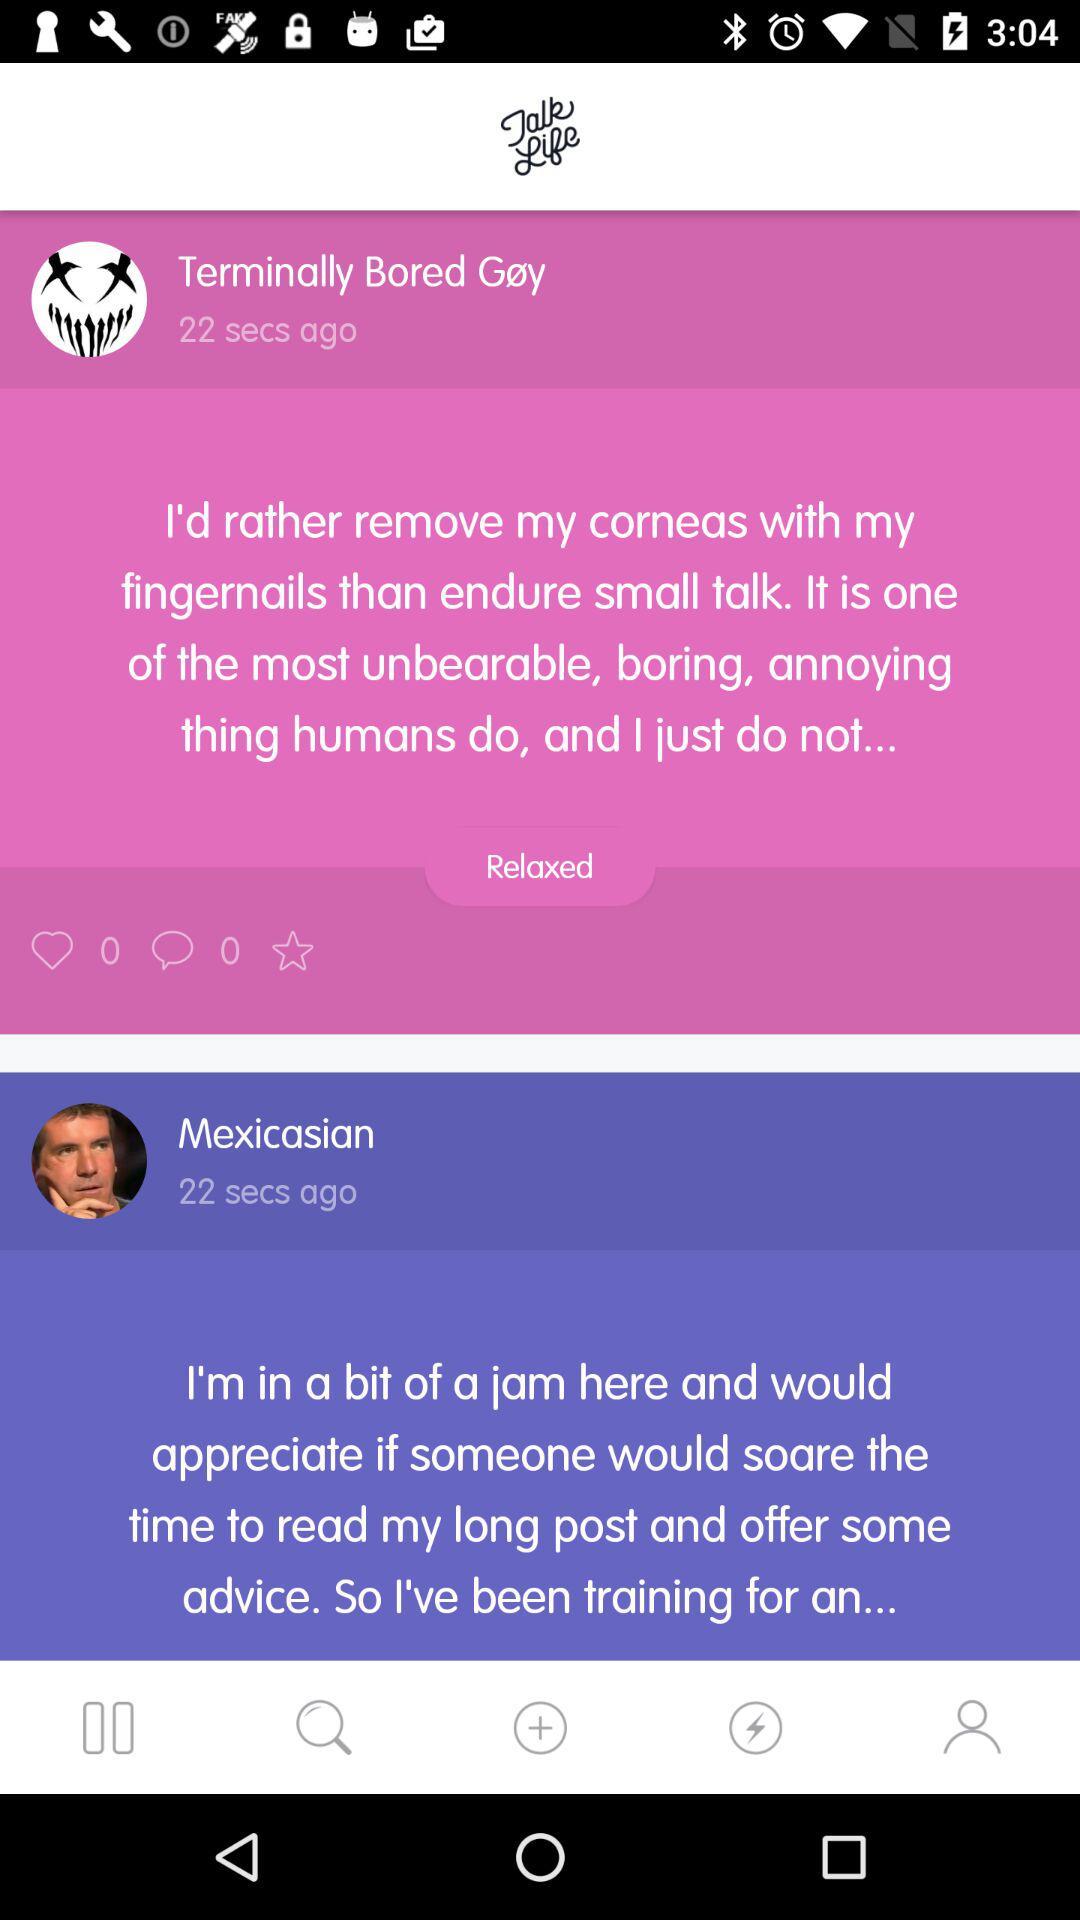 The width and height of the screenshot is (1080, 1920). What do you see at coordinates (277, 1133) in the screenshot?
I see `the mexicasian icon` at bounding box center [277, 1133].